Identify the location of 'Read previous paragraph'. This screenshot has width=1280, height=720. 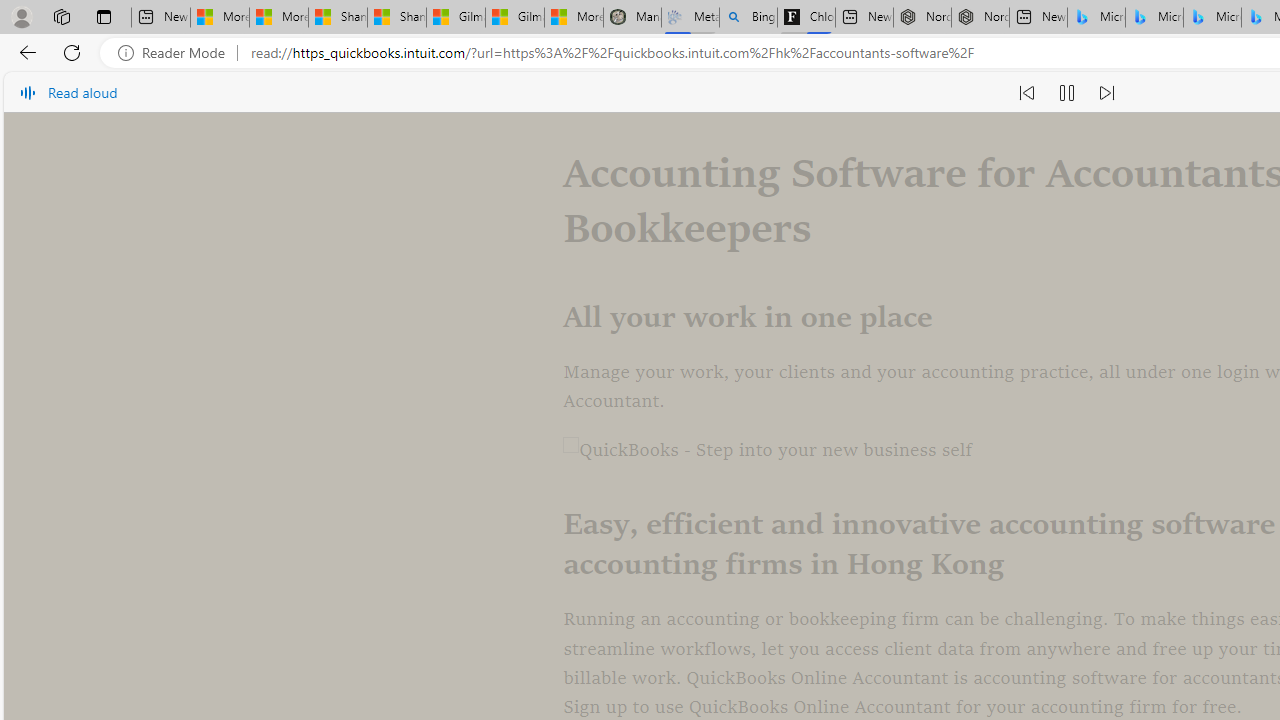
(1026, 92).